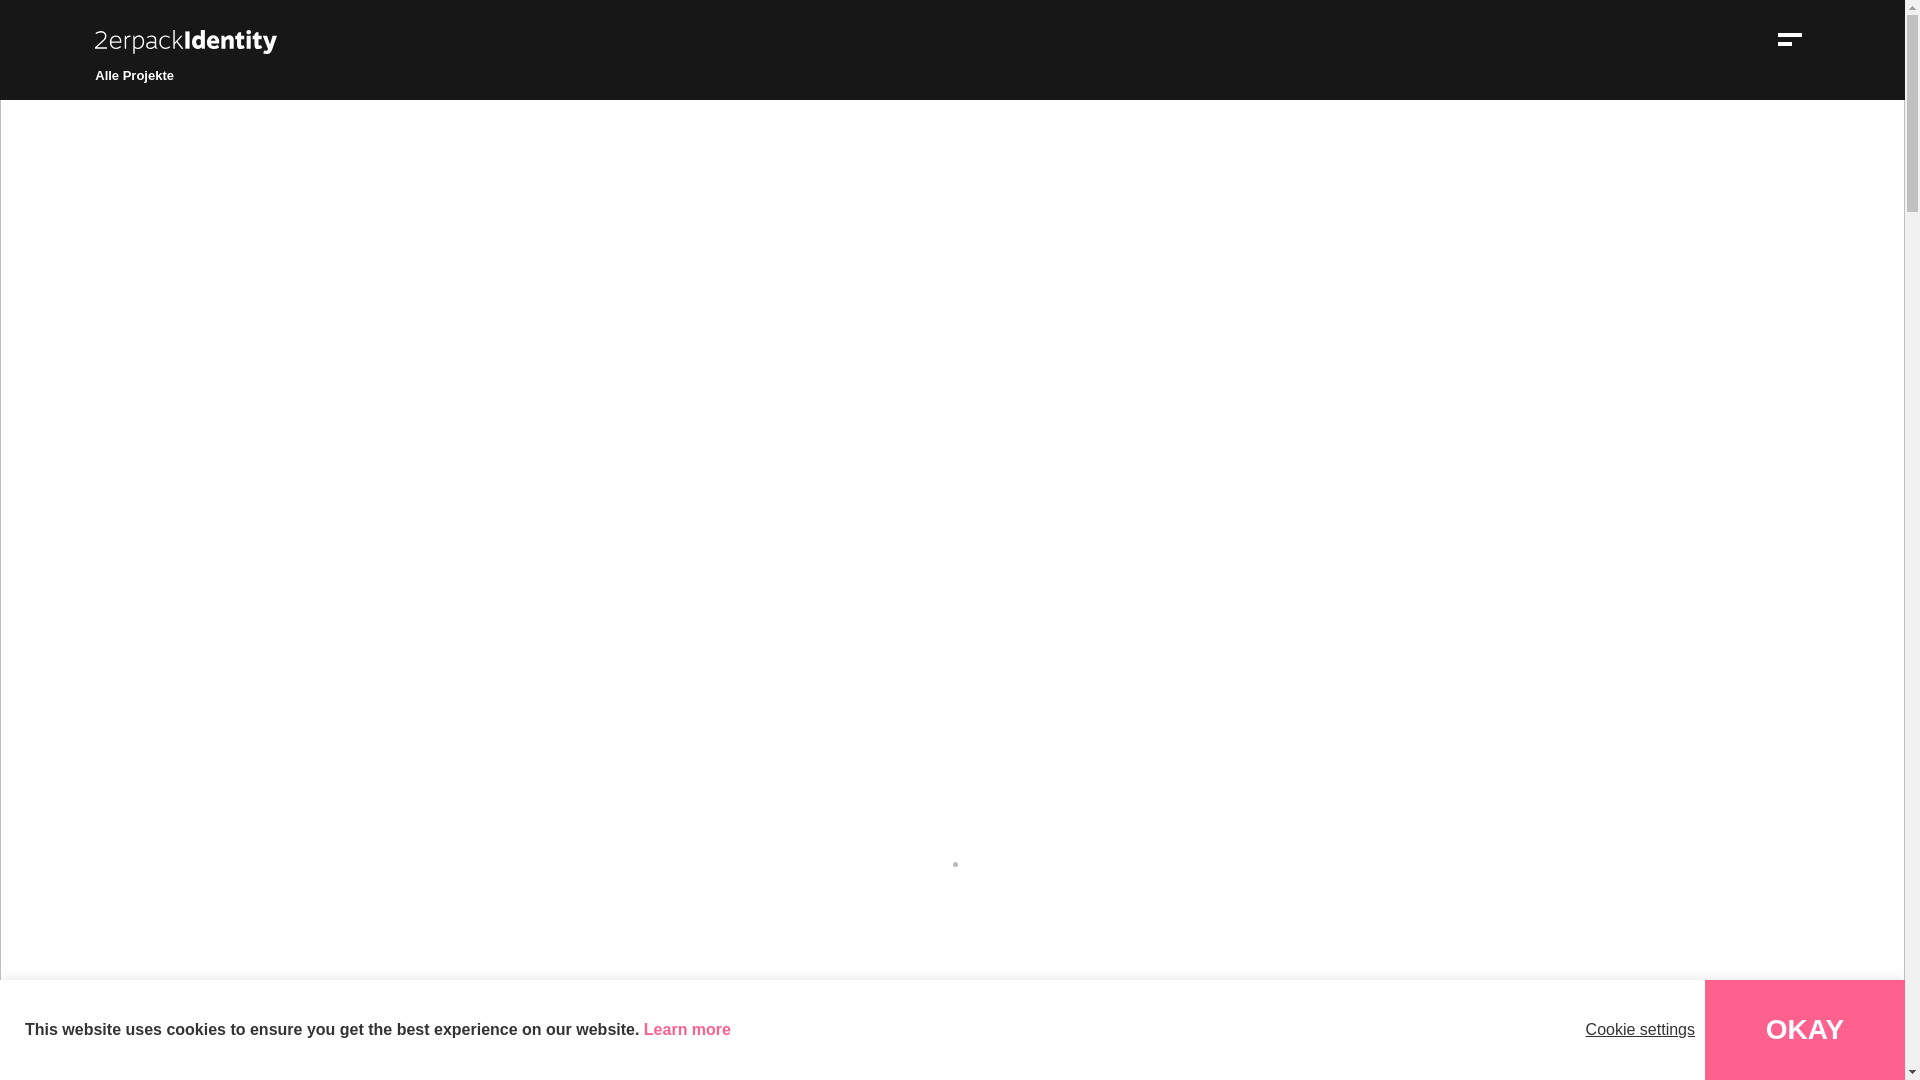 Image resolution: width=1920 pixels, height=1080 pixels. What do you see at coordinates (687, 1029) in the screenshot?
I see `'Learn more'` at bounding box center [687, 1029].